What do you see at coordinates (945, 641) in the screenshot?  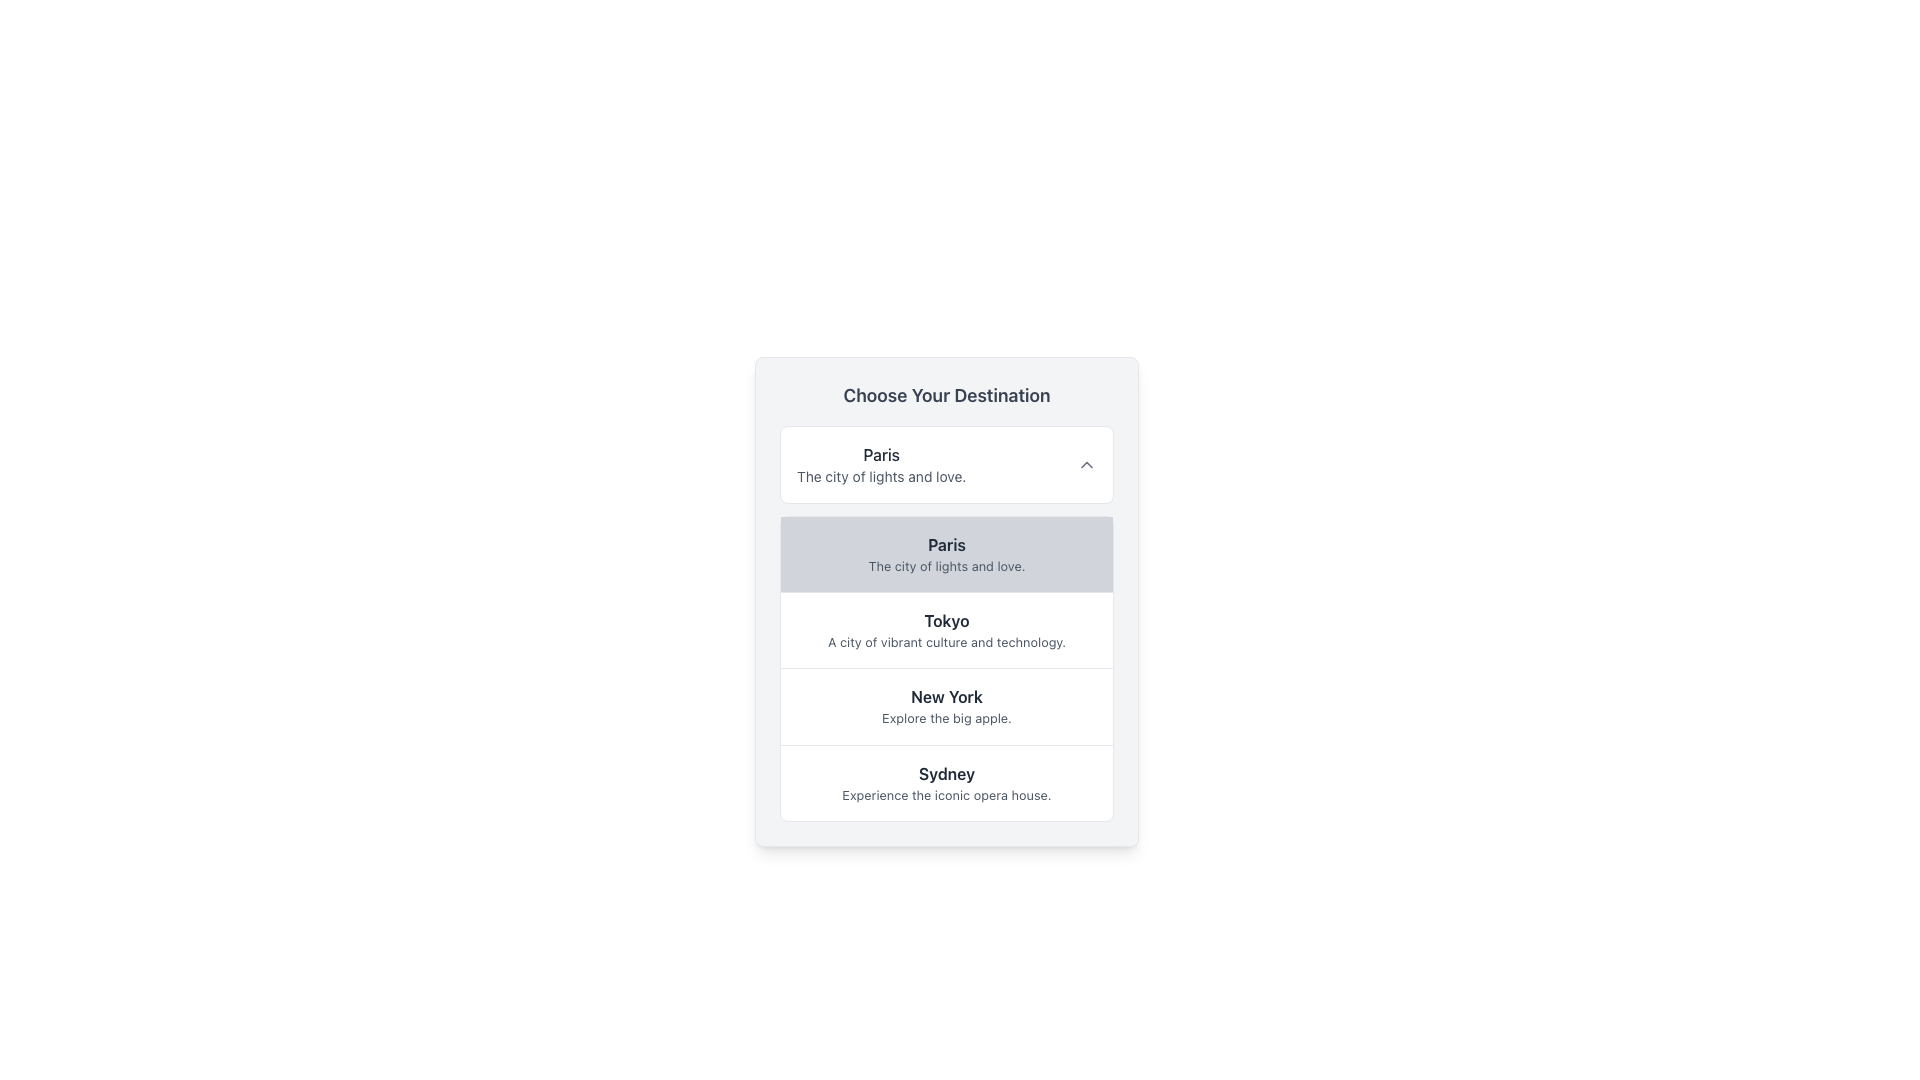 I see `the text label describing Tokyo, which contains the text 'A city of vibrant culture` at bounding box center [945, 641].